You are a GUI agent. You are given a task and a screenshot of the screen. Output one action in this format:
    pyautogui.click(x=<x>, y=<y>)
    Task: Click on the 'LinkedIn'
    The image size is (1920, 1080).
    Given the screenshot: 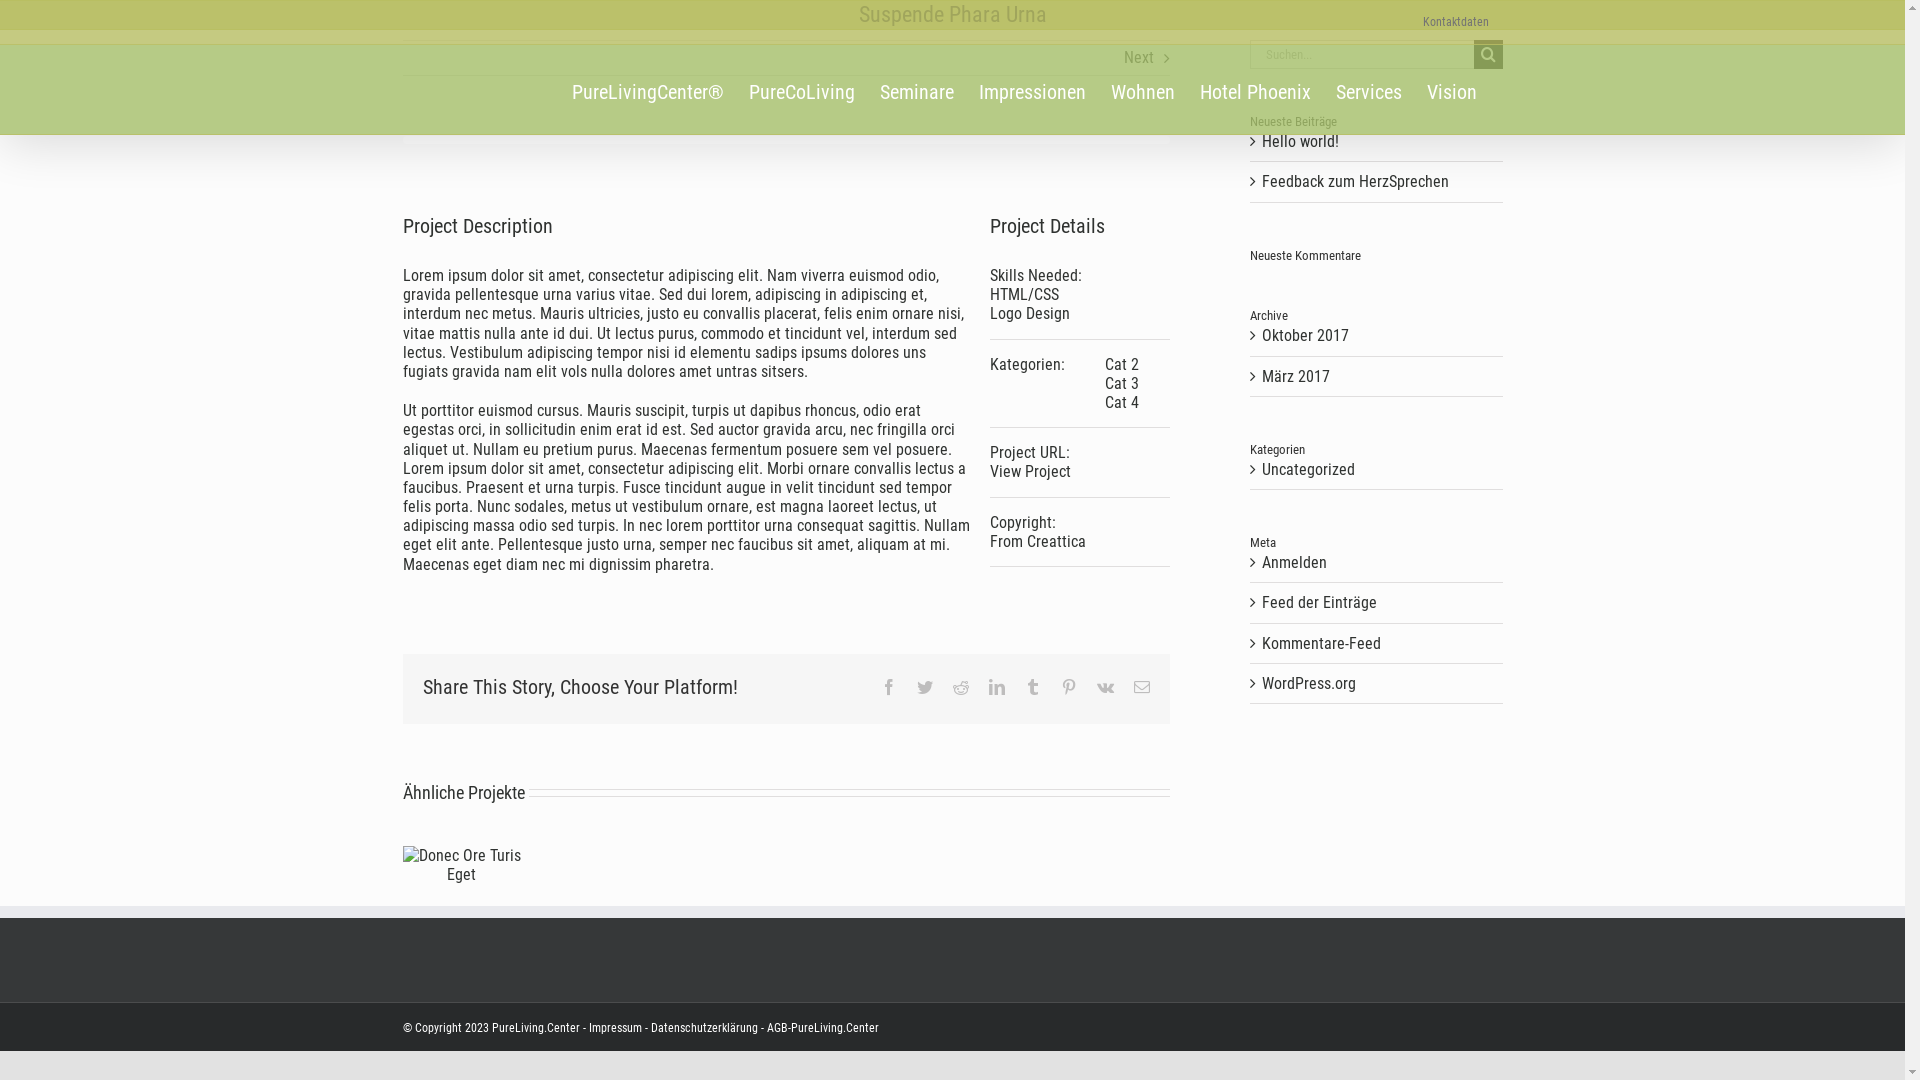 What is the action you would take?
    pyautogui.click(x=996, y=685)
    